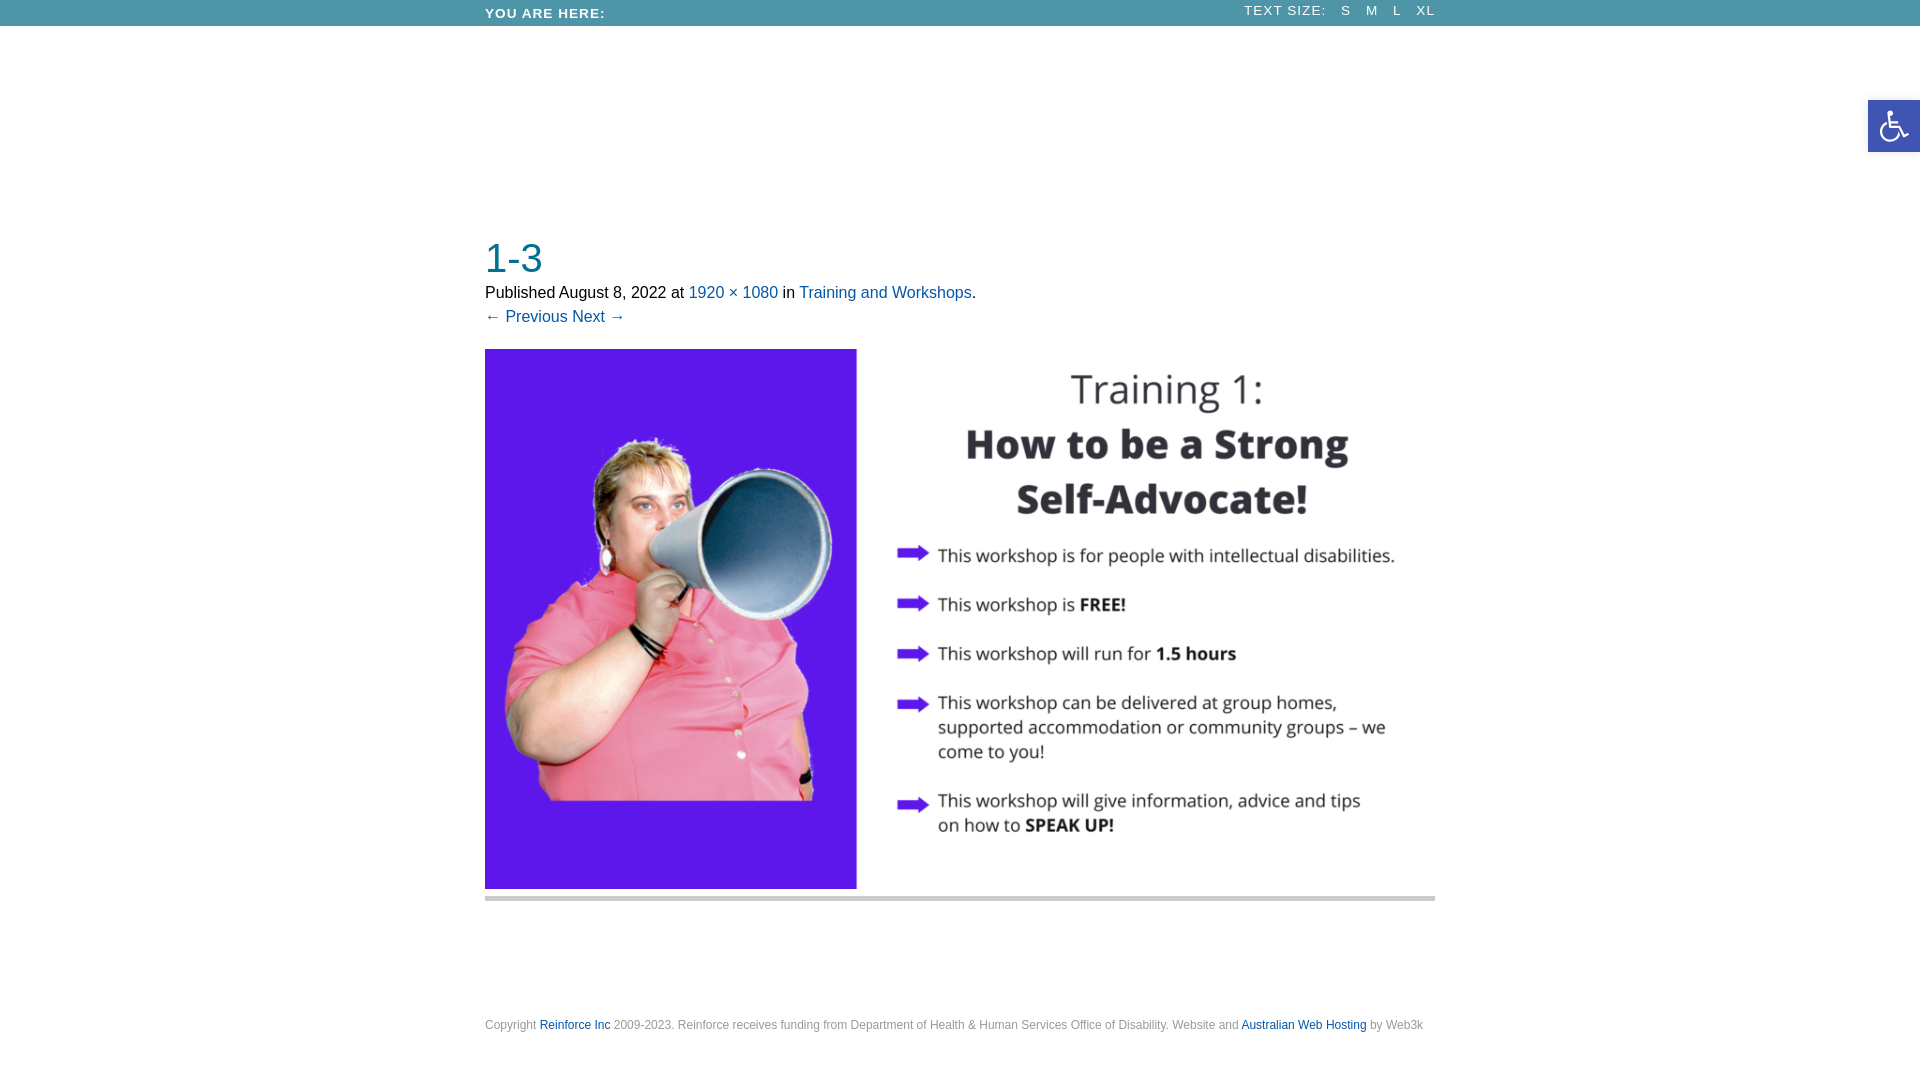 This screenshot has height=1080, width=1920. Describe the element at coordinates (1391, 10) in the screenshot. I see `'L'` at that location.